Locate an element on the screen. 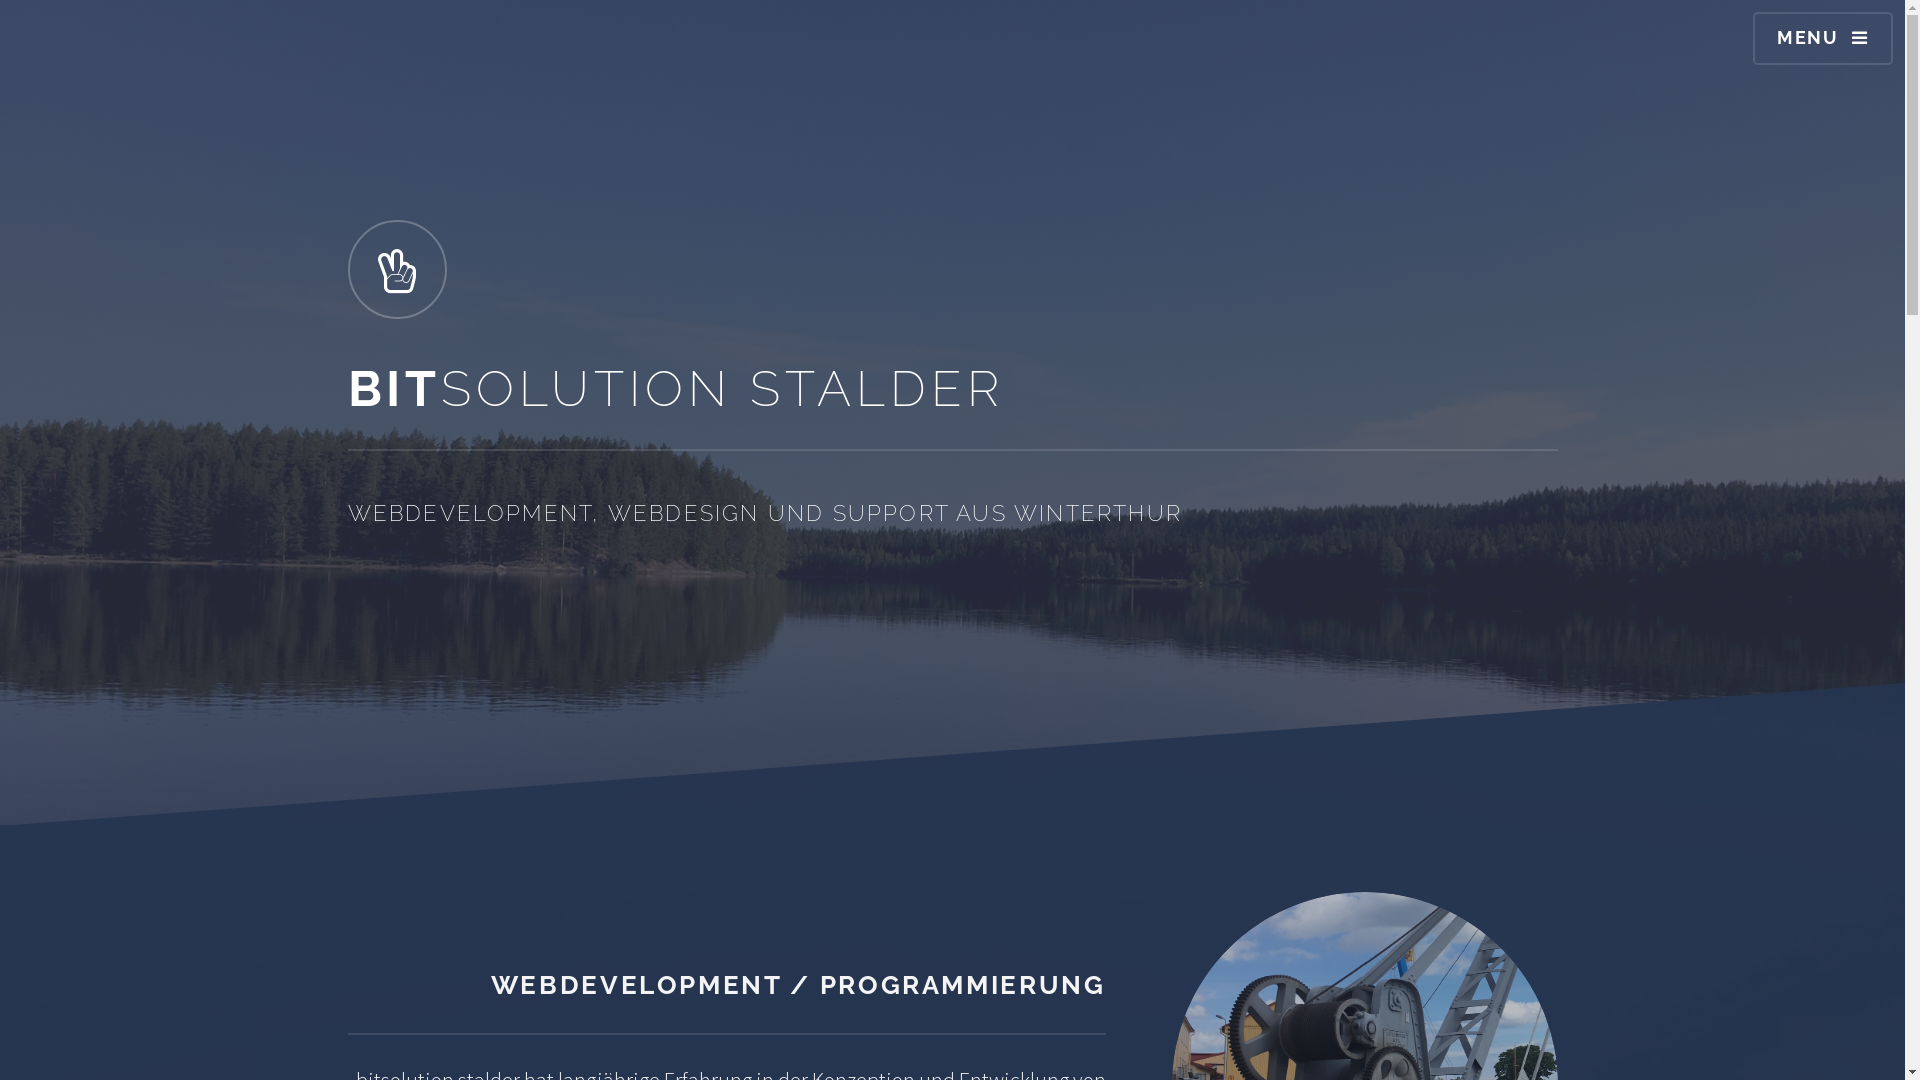 This screenshot has height=1080, width=1920. 'MENU' is located at coordinates (1751, 38).